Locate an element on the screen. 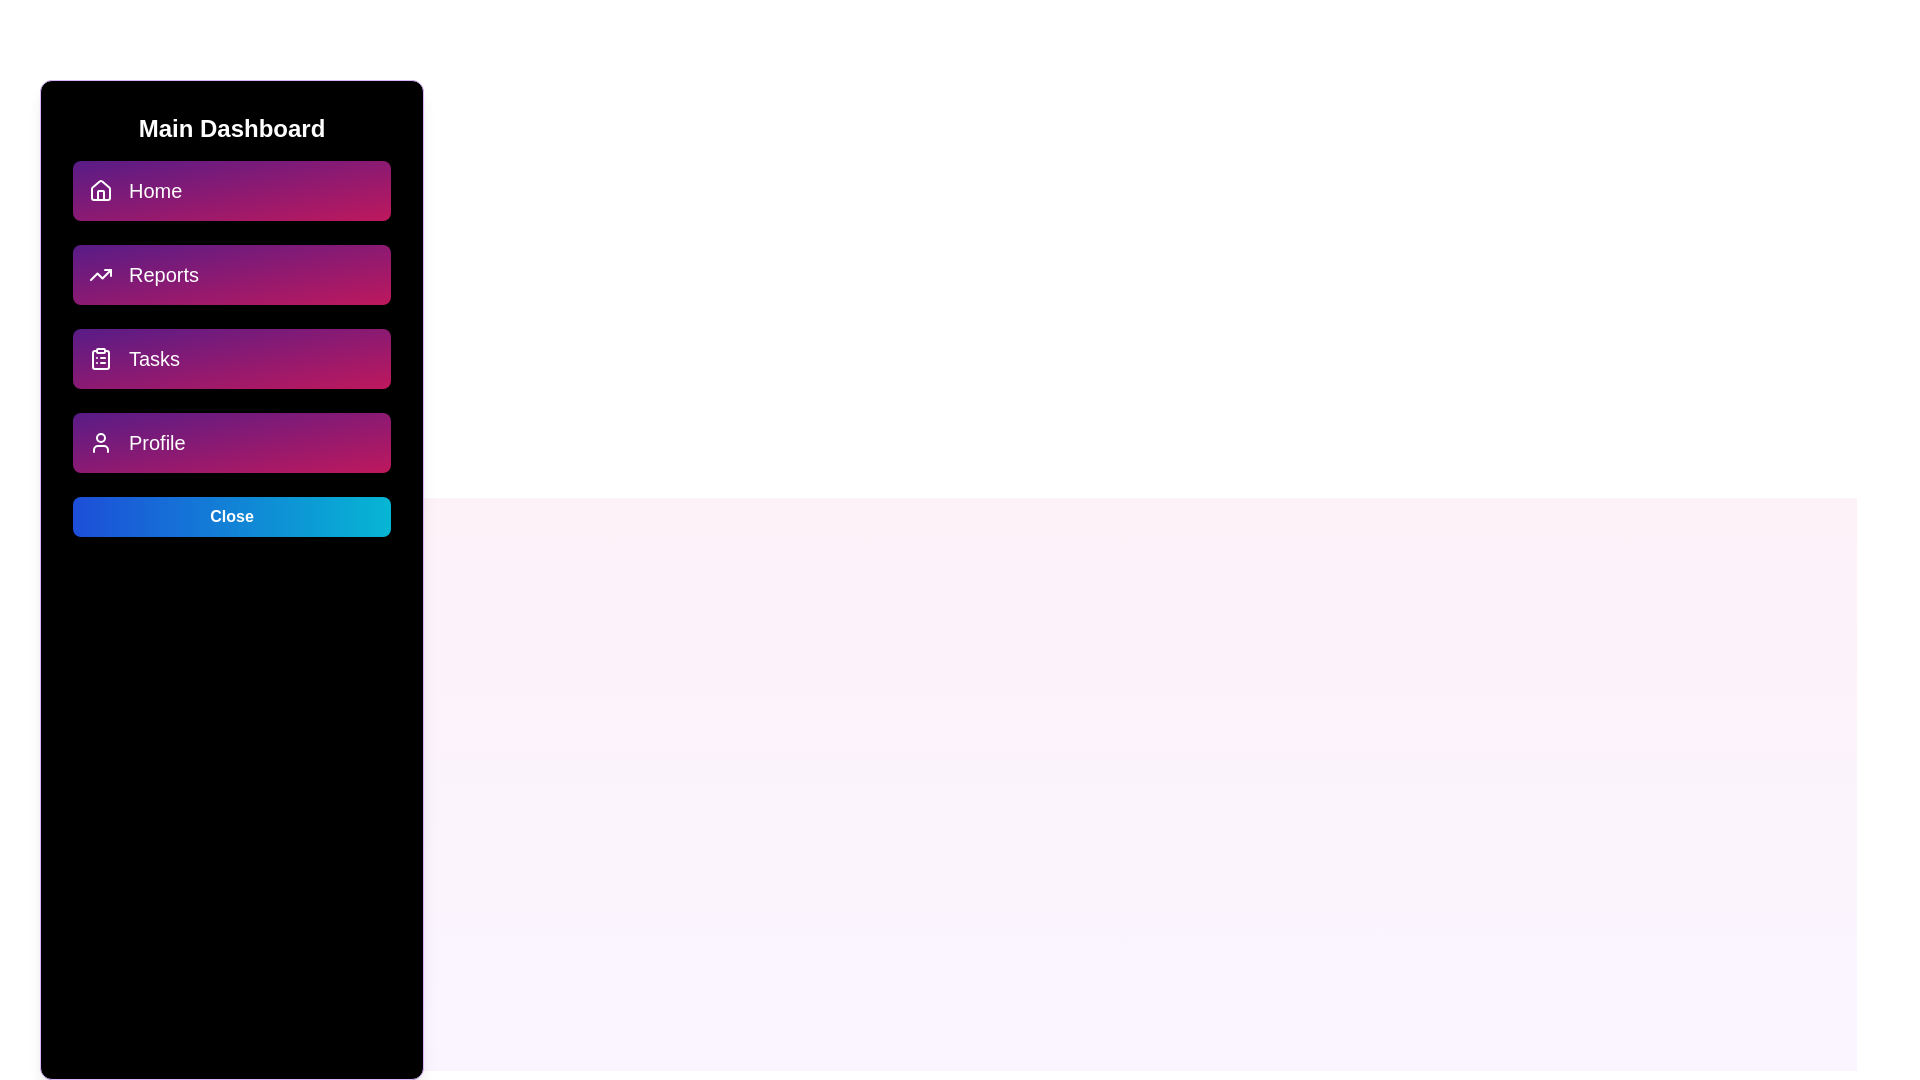  the menu option Tasks to navigate to the respective section is located at coordinates (231, 357).